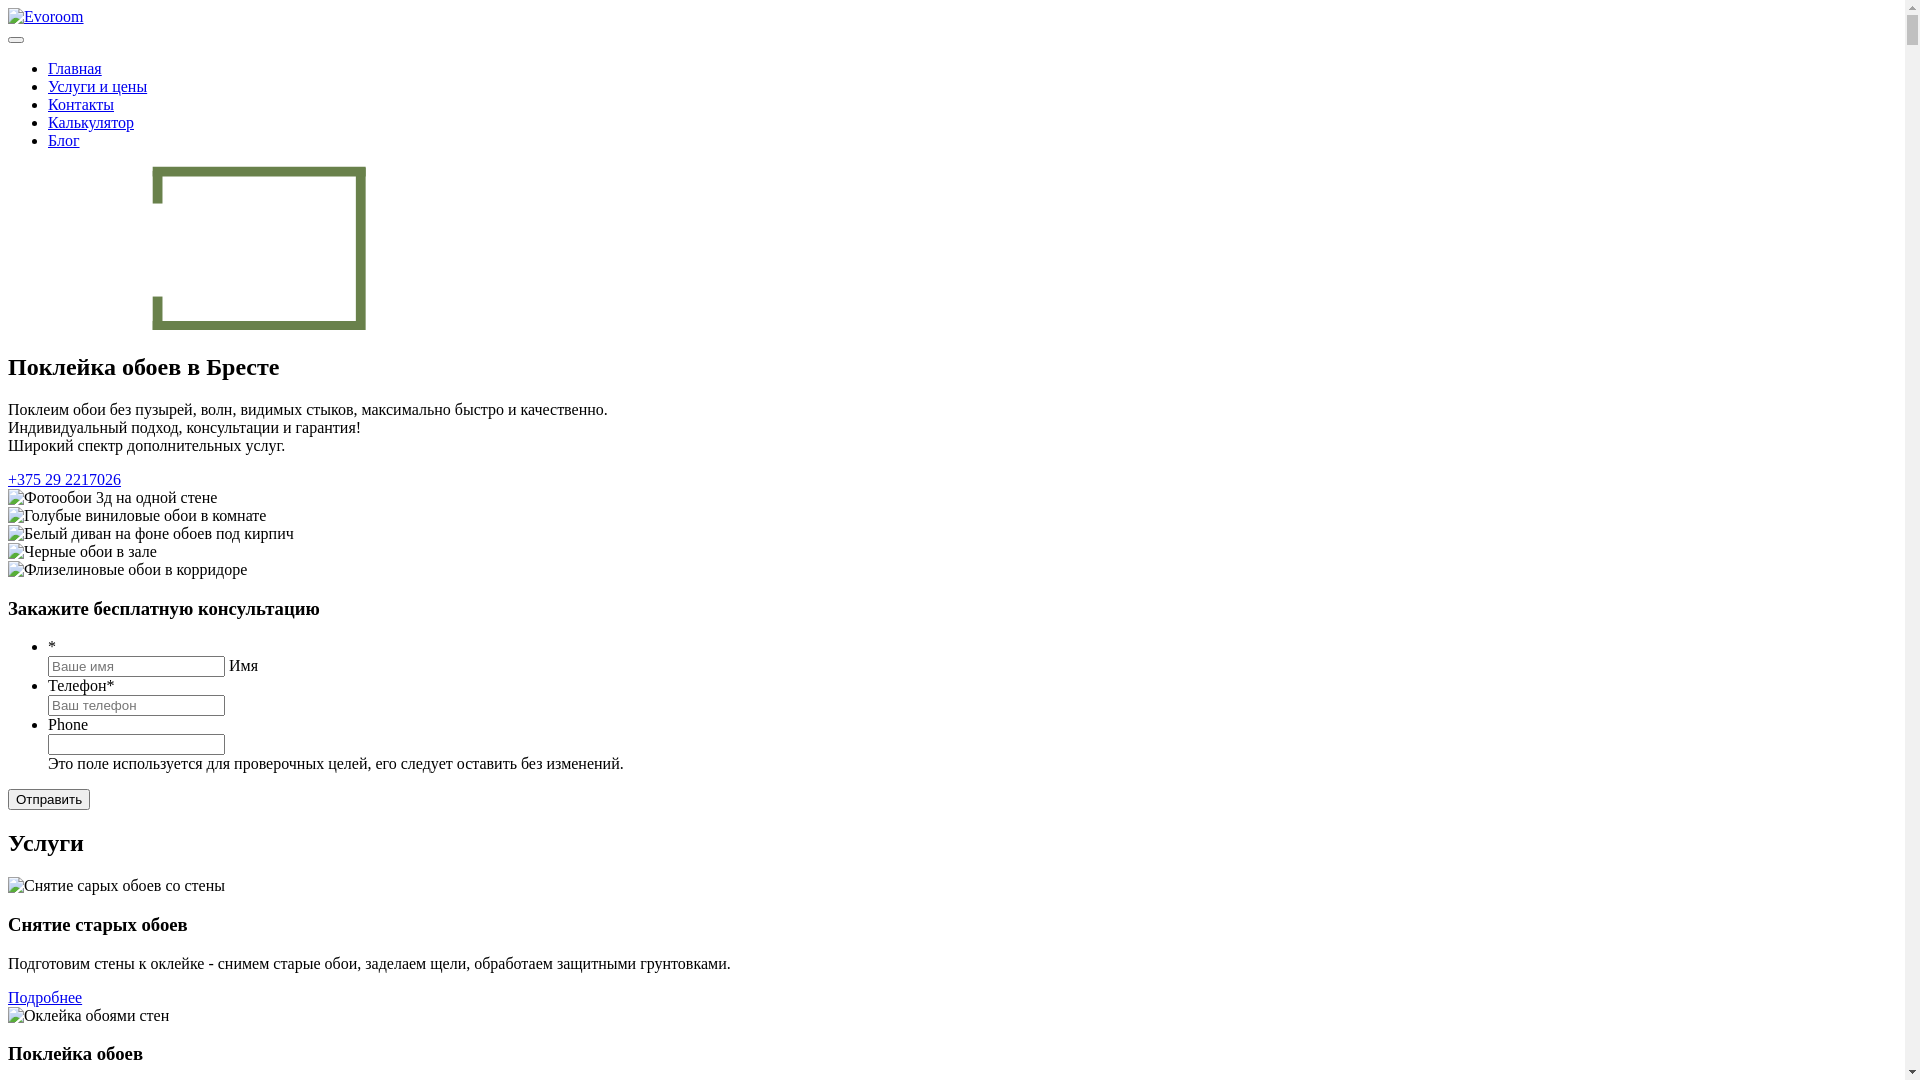 Image resolution: width=1920 pixels, height=1080 pixels. Describe the element at coordinates (64, 479) in the screenshot. I see `'+375 29 2217026'` at that location.